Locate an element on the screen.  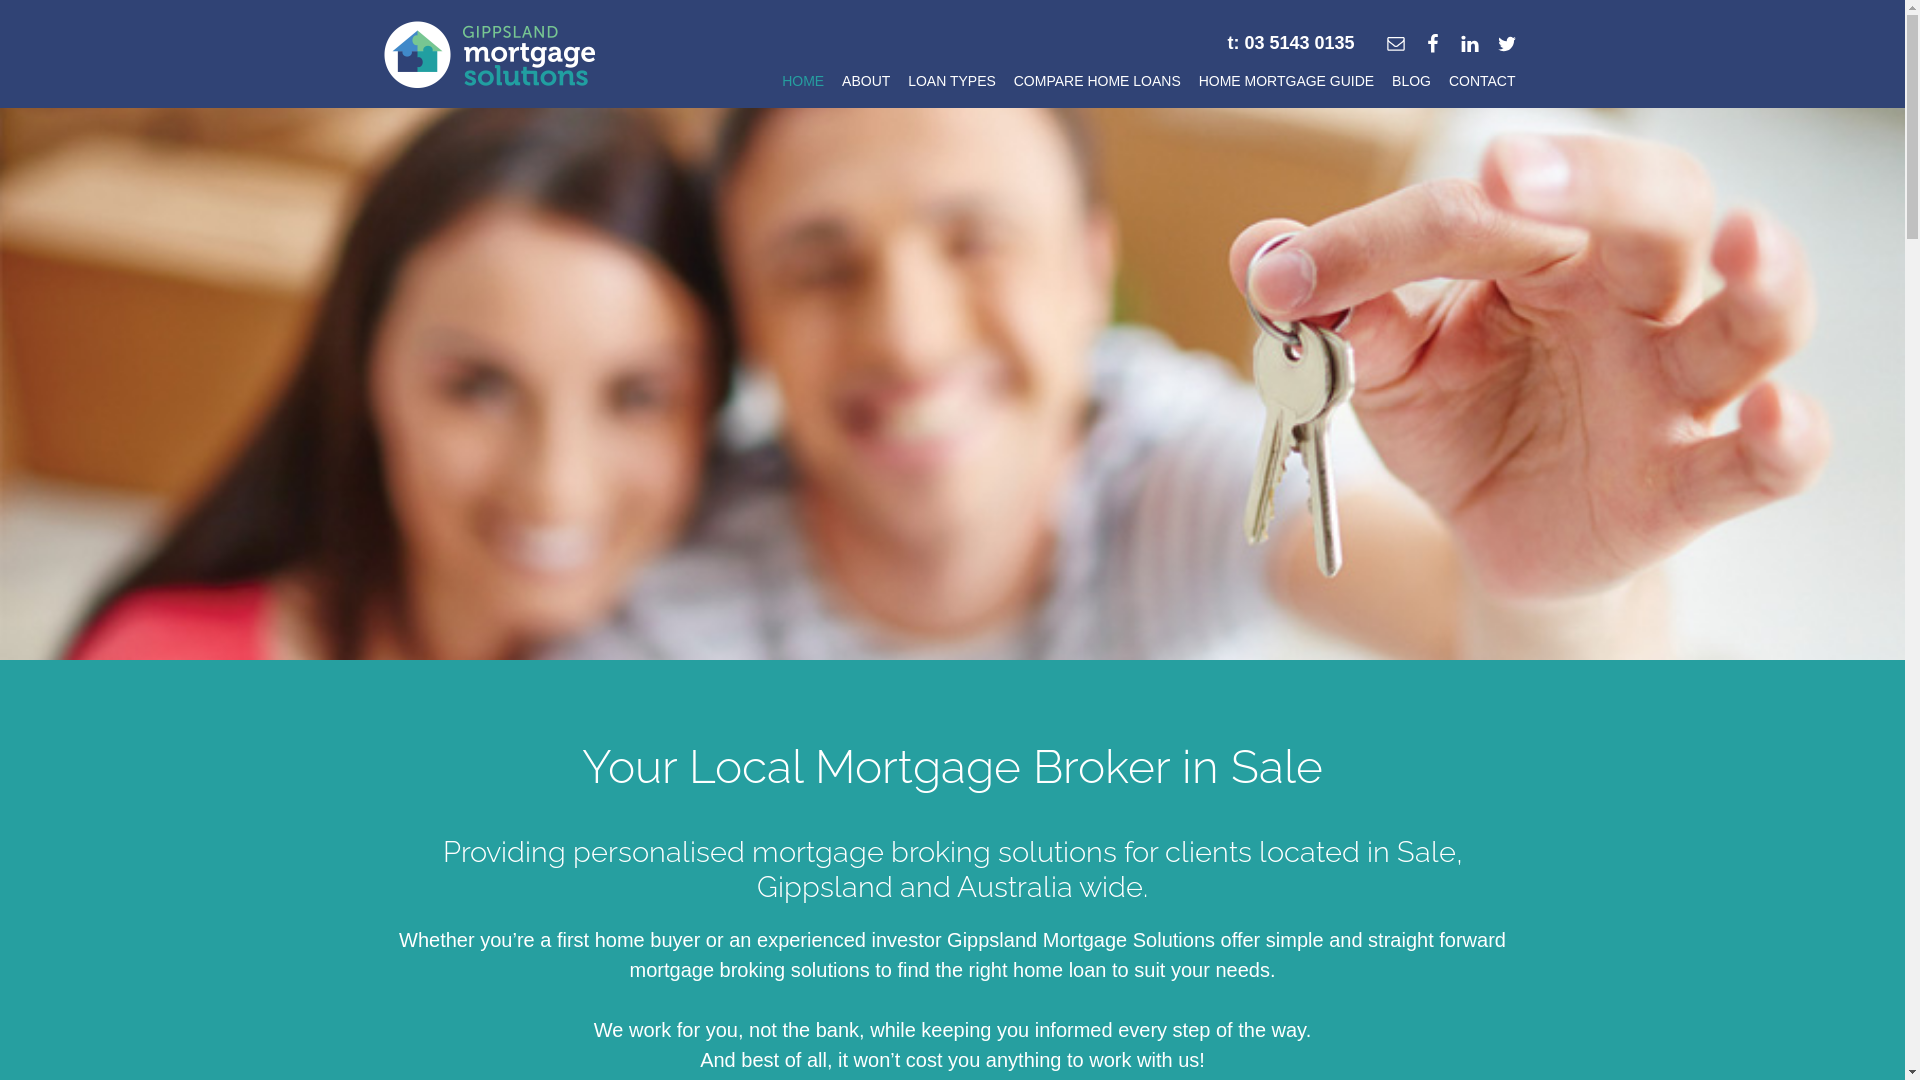
'COMPARE HOME LOANS' is located at coordinates (1008, 84).